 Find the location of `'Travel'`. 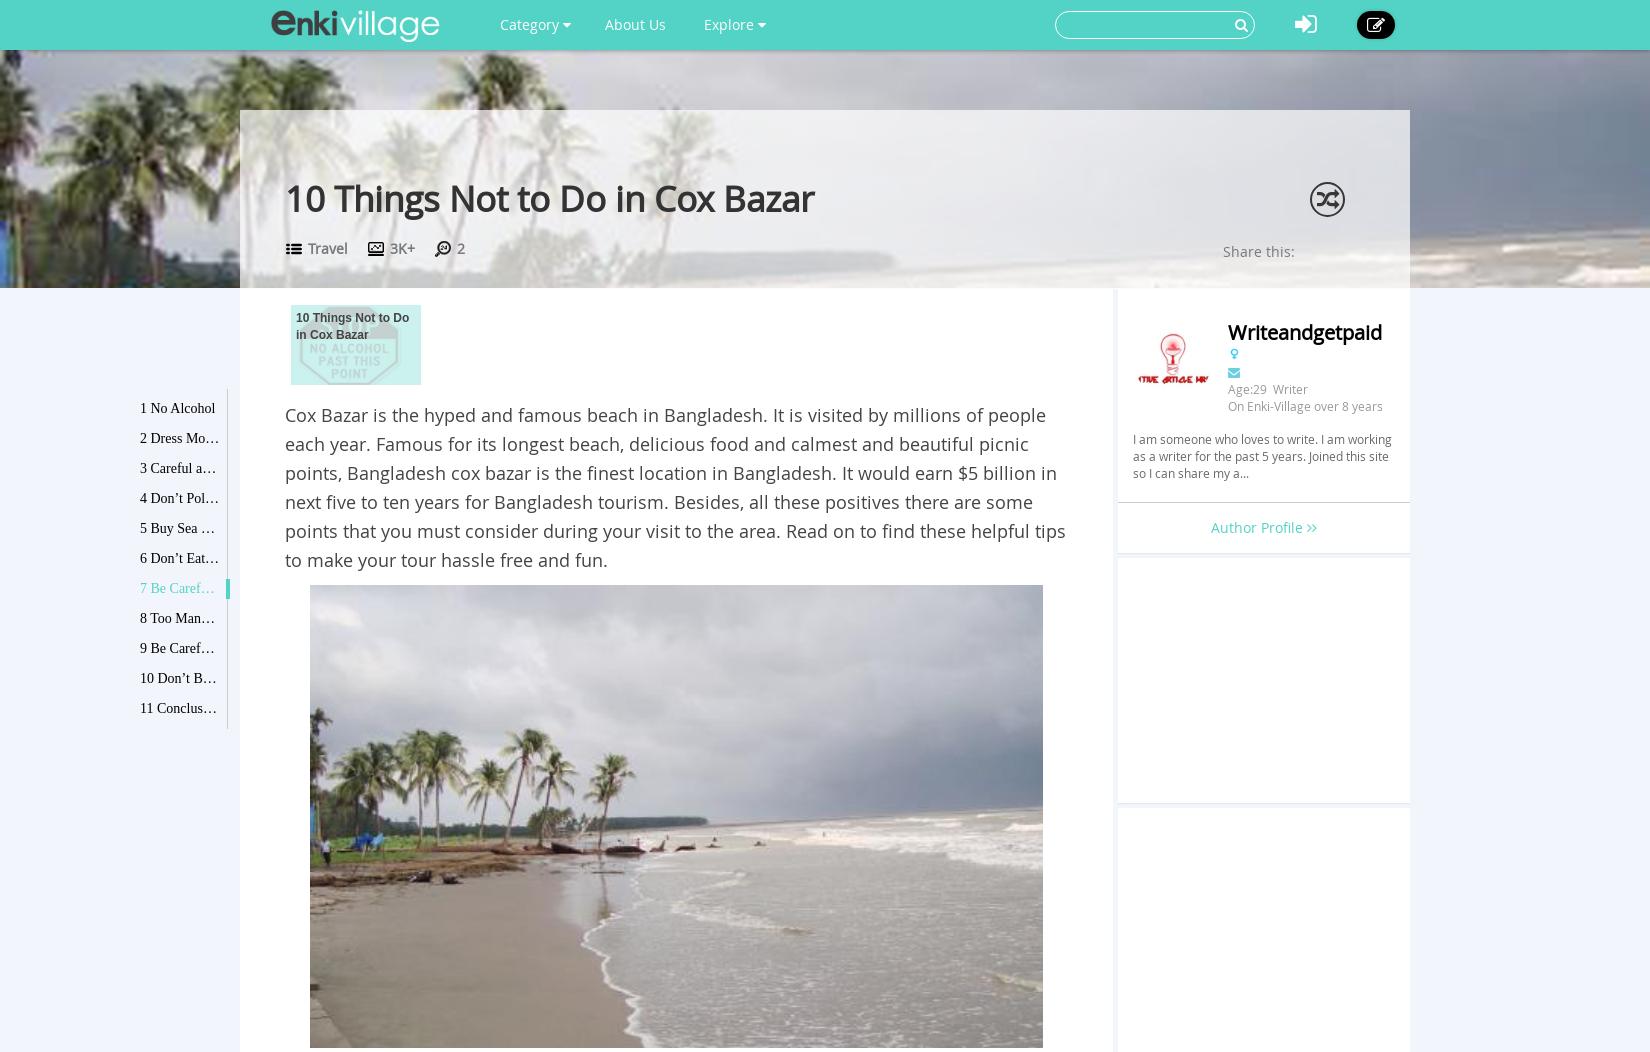

'Travel' is located at coordinates (328, 246).